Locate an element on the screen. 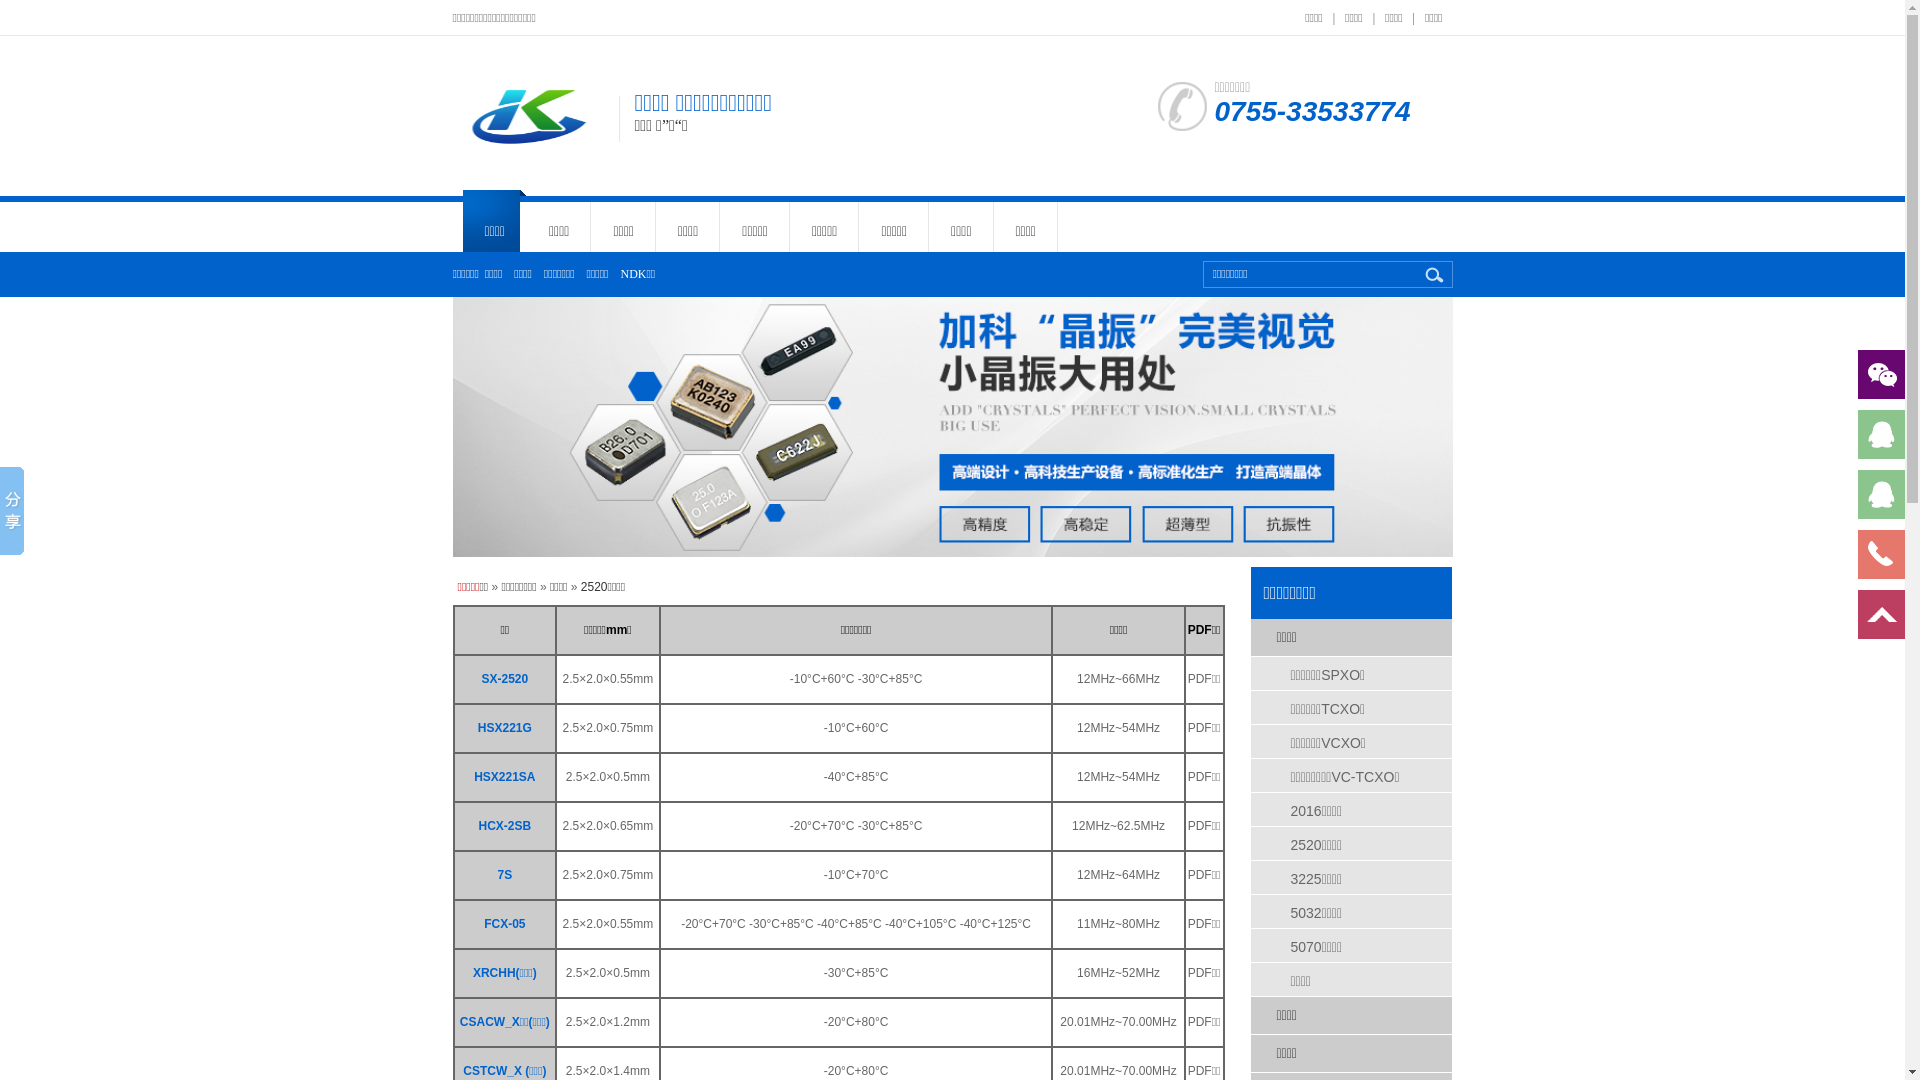 The height and width of the screenshot is (1080, 1920). 'HSX221G' is located at coordinates (504, 728).